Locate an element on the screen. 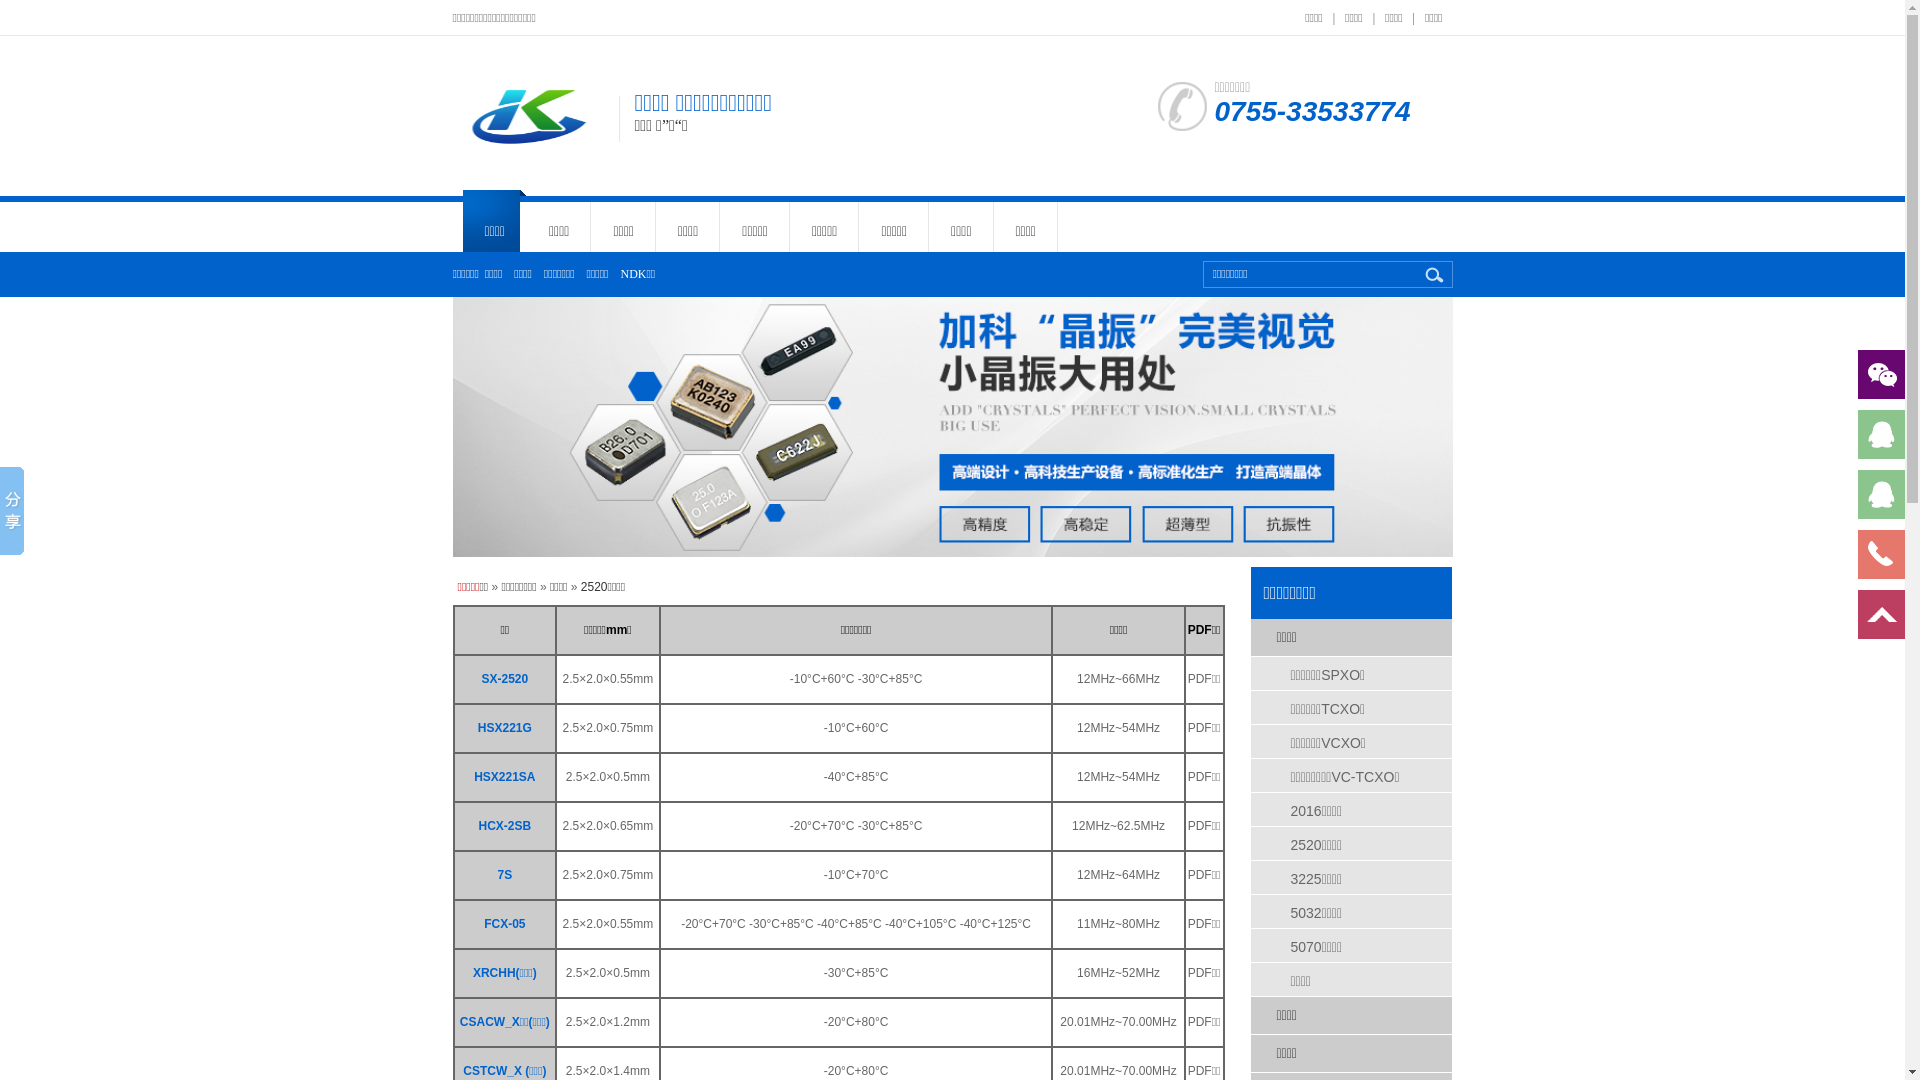 The height and width of the screenshot is (1080, 1920). 'HSX221G' is located at coordinates (504, 728).